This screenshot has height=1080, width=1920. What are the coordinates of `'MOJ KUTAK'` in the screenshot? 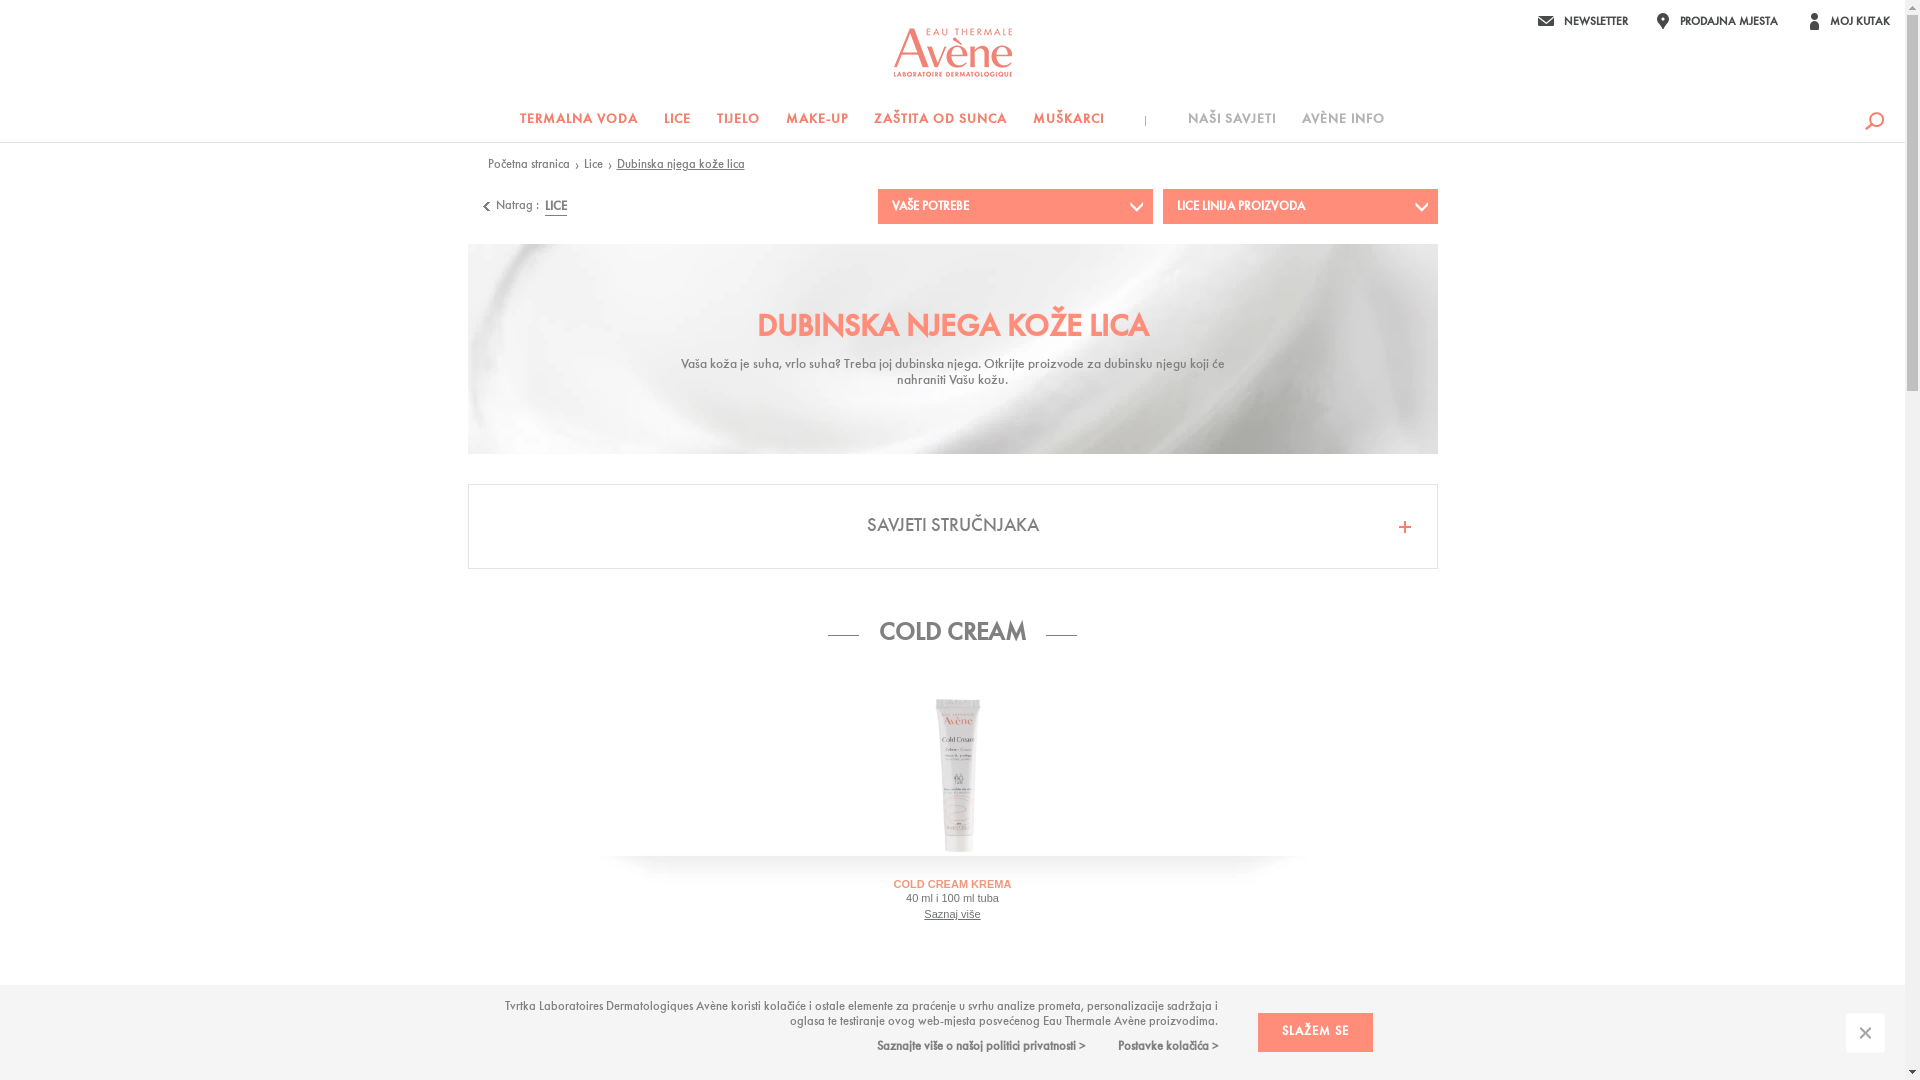 It's located at (1847, 20).